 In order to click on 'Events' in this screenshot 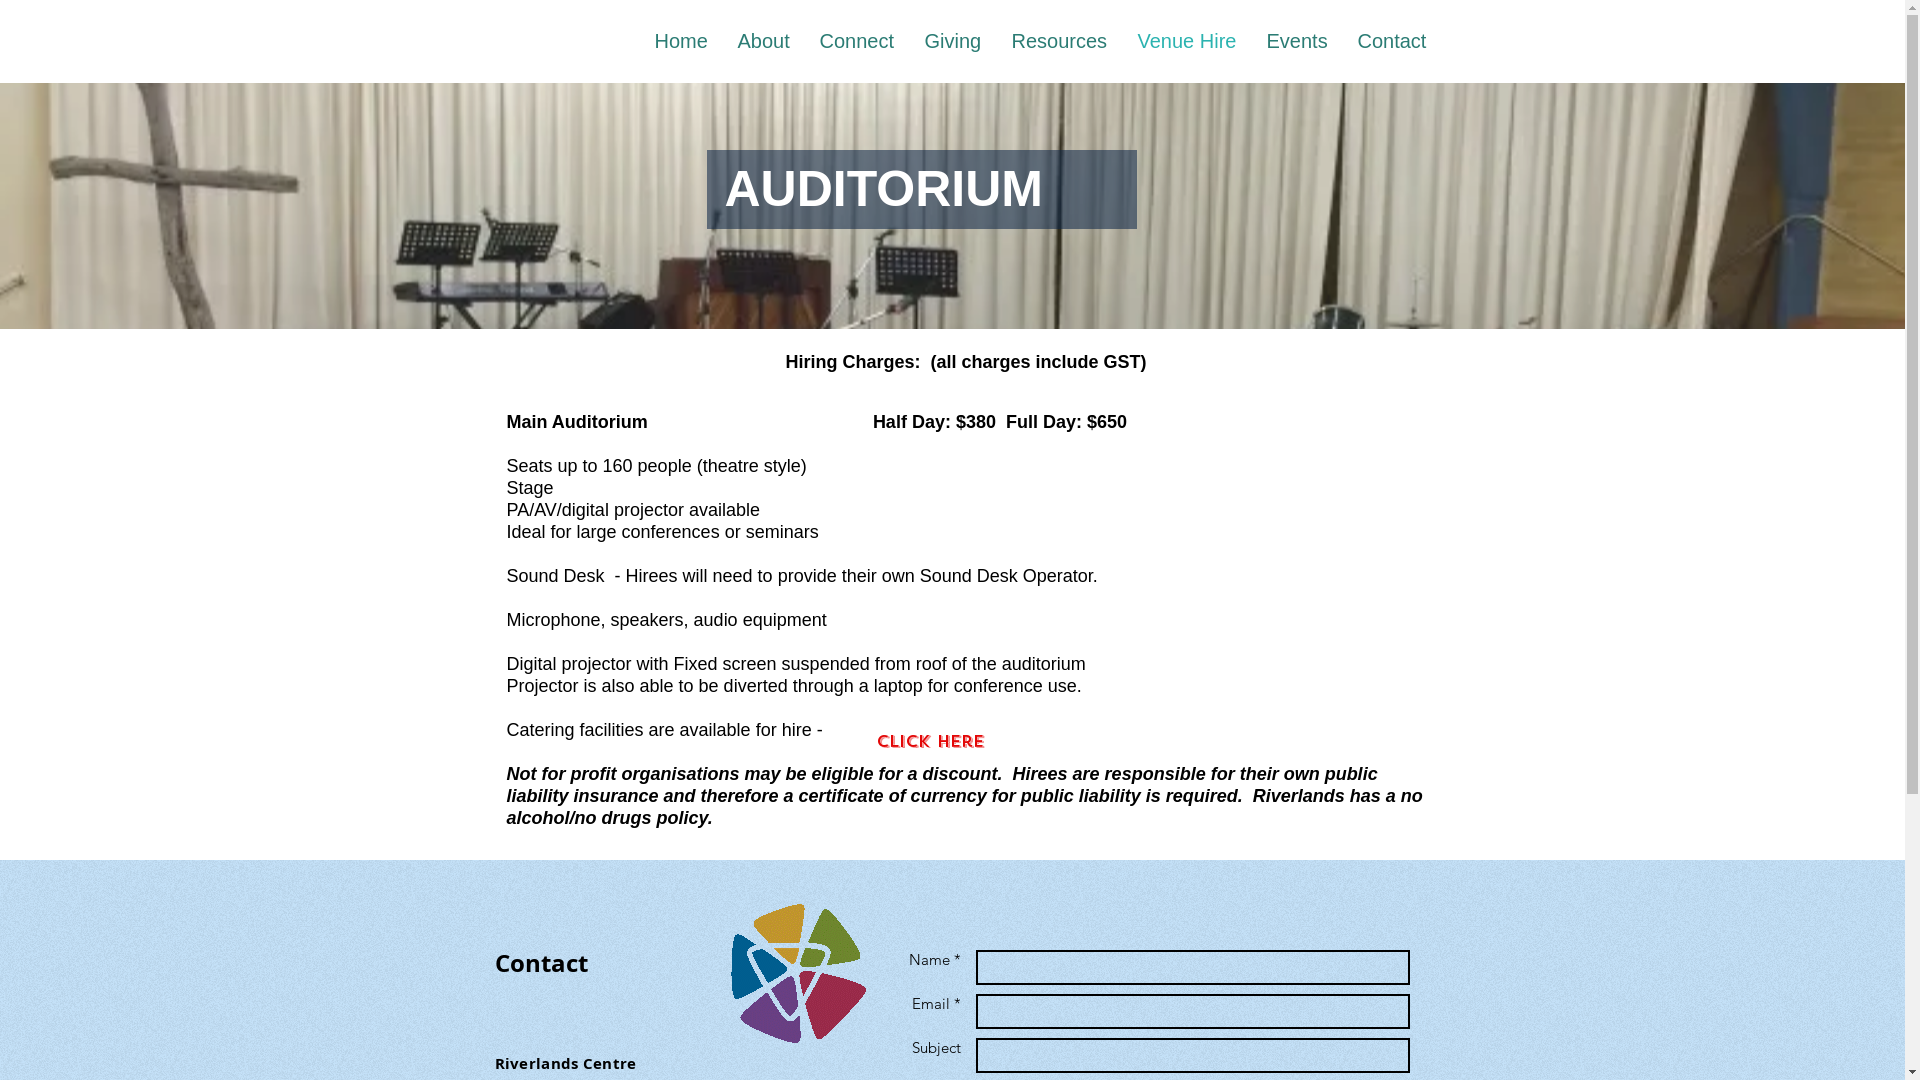, I will do `click(1251, 41)`.